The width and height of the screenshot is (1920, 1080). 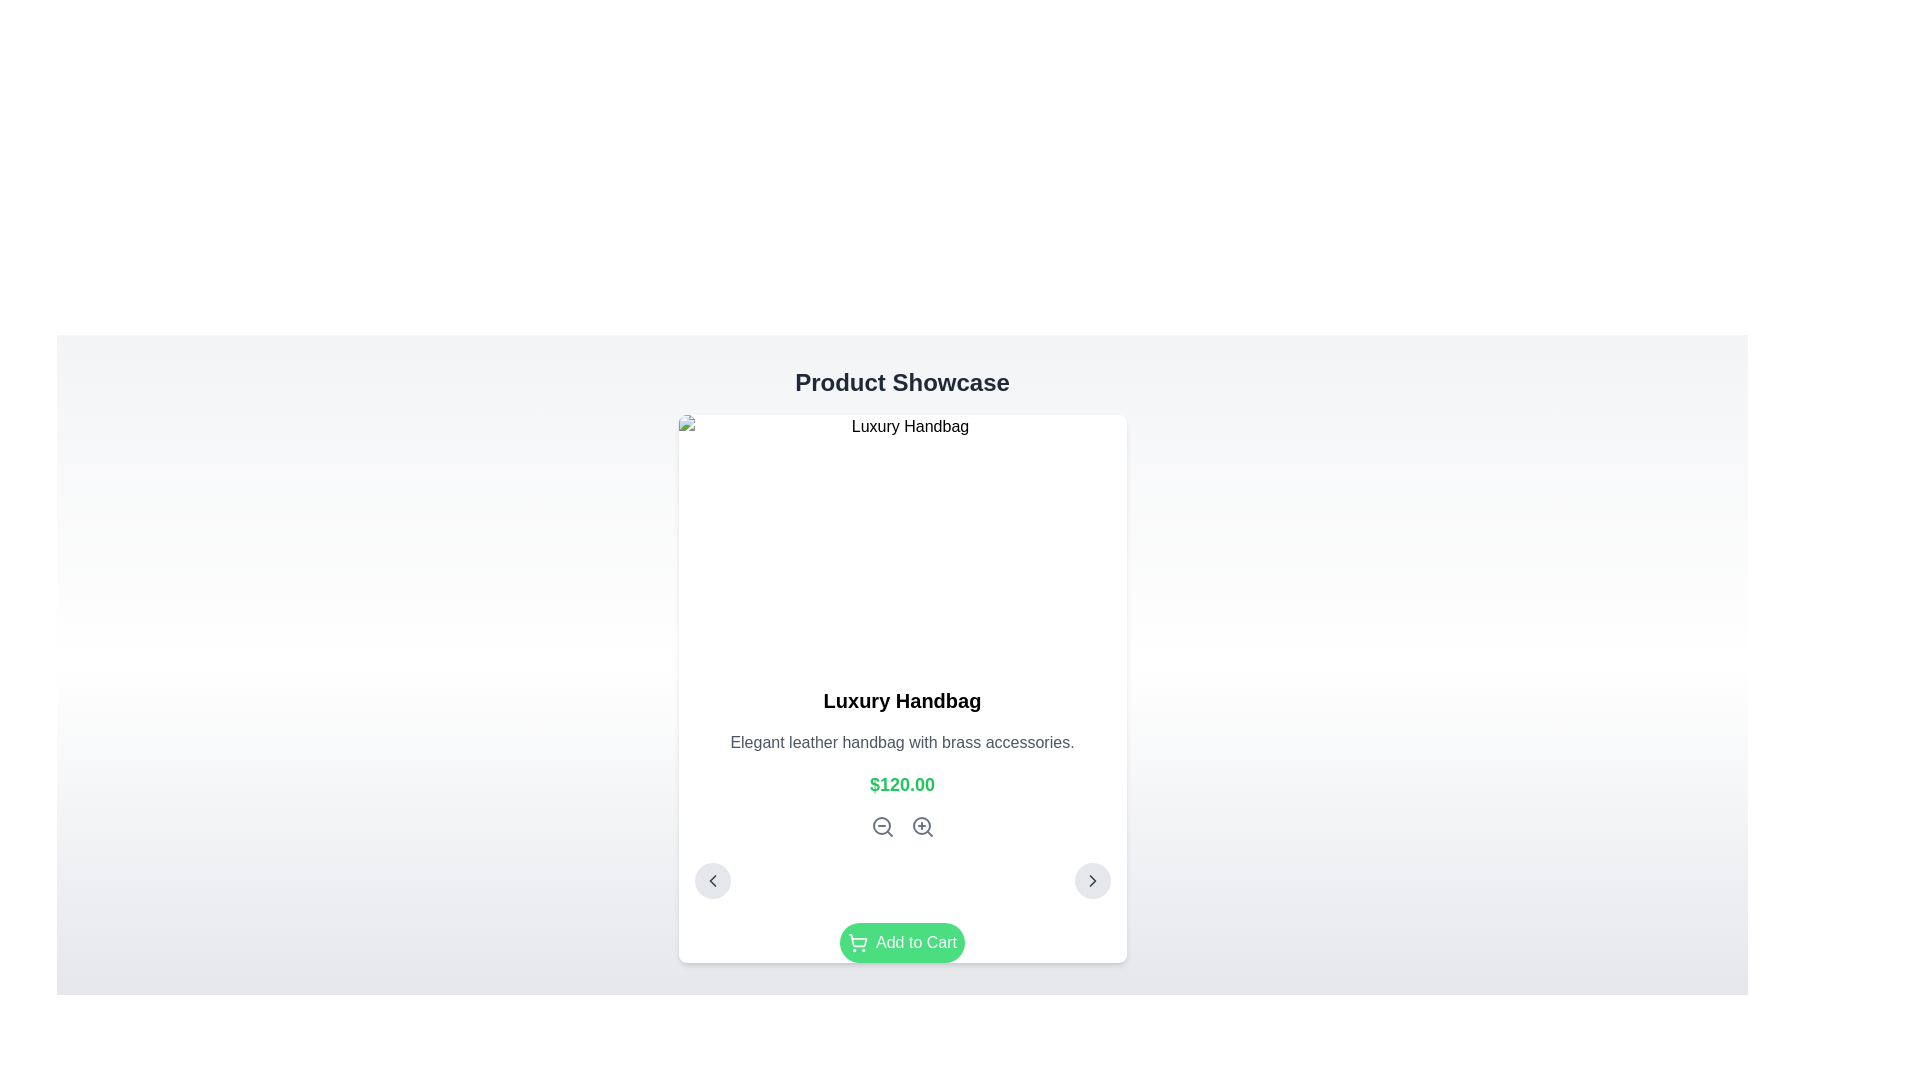 What do you see at coordinates (880, 825) in the screenshot?
I see `the circular part of the magnifying glass icon, which is located on the right side of the product showcase interface` at bounding box center [880, 825].